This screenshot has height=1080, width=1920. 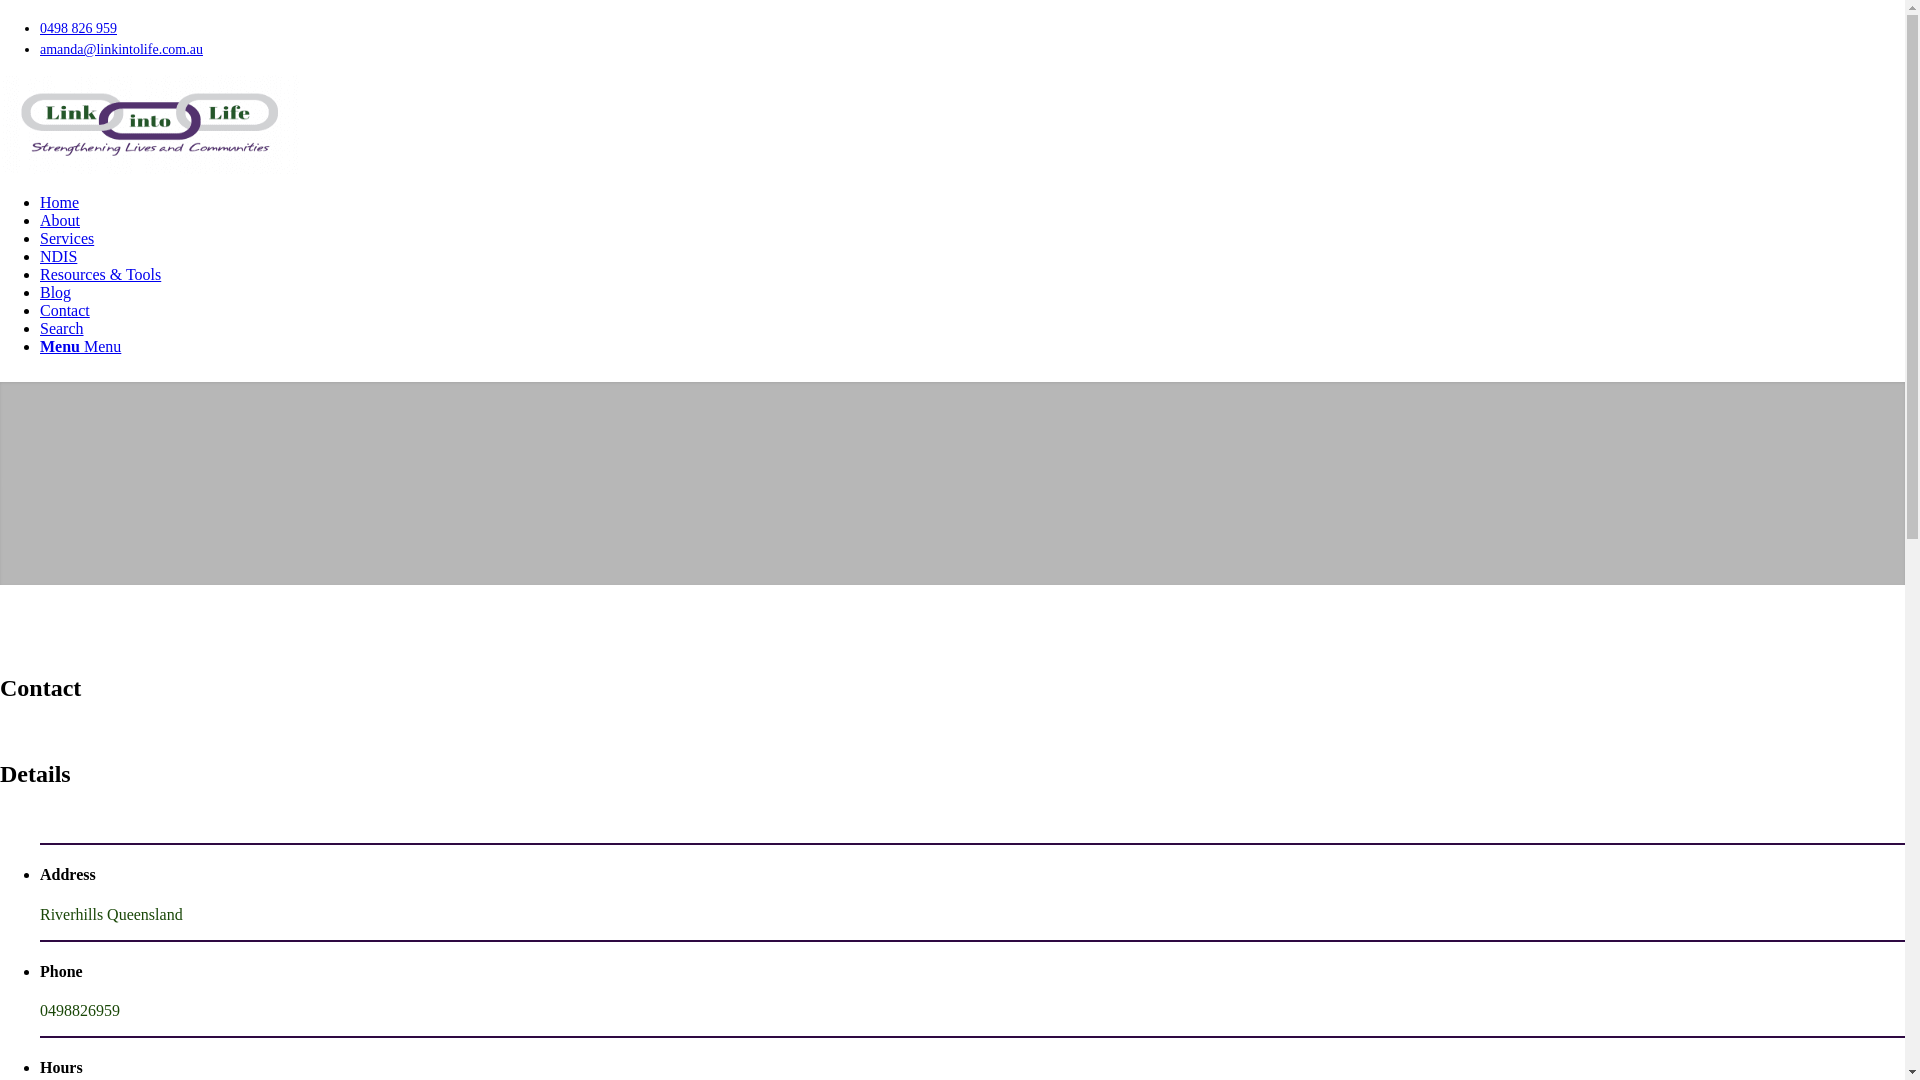 What do you see at coordinates (80, 345) in the screenshot?
I see `'Menu Menu'` at bounding box center [80, 345].